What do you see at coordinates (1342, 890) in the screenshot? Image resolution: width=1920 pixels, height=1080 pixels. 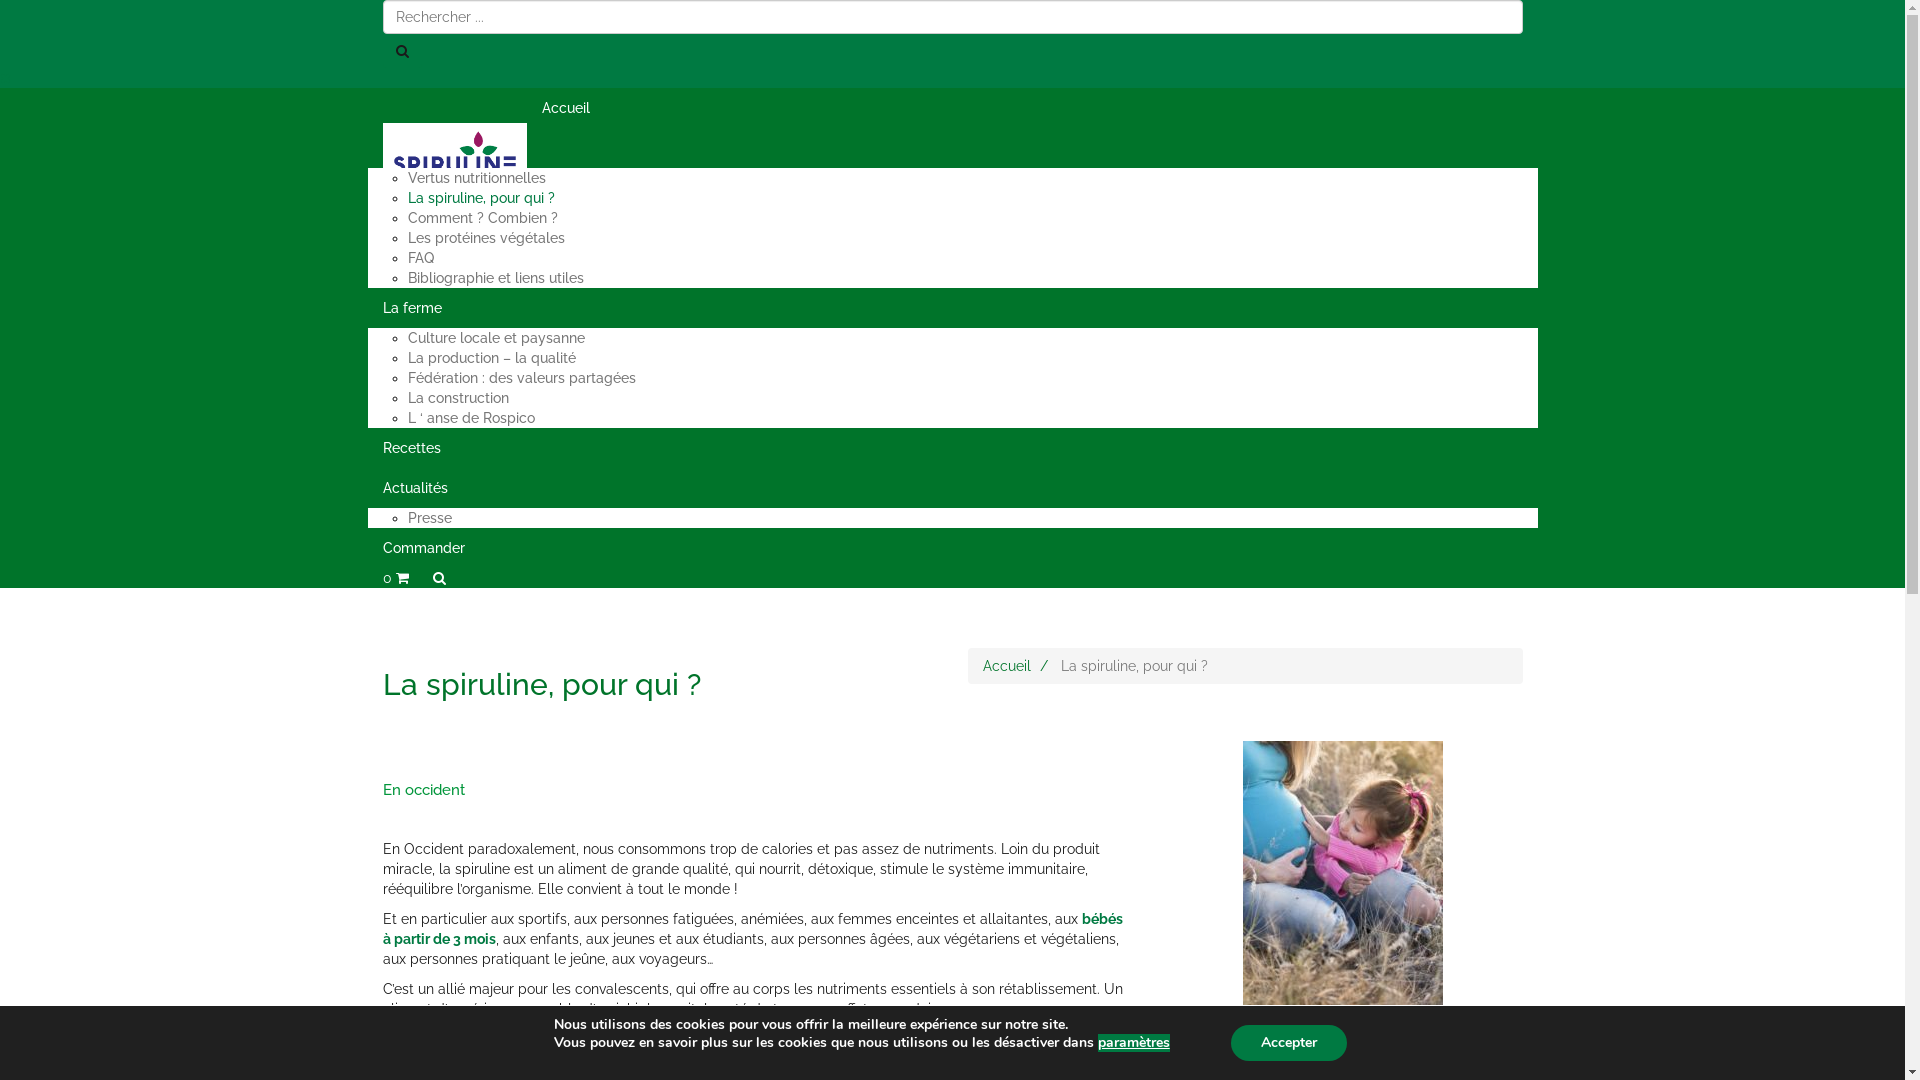 I see `'child-touching-his-mother-lamb-160624'` at bounding box center [1342, 890].